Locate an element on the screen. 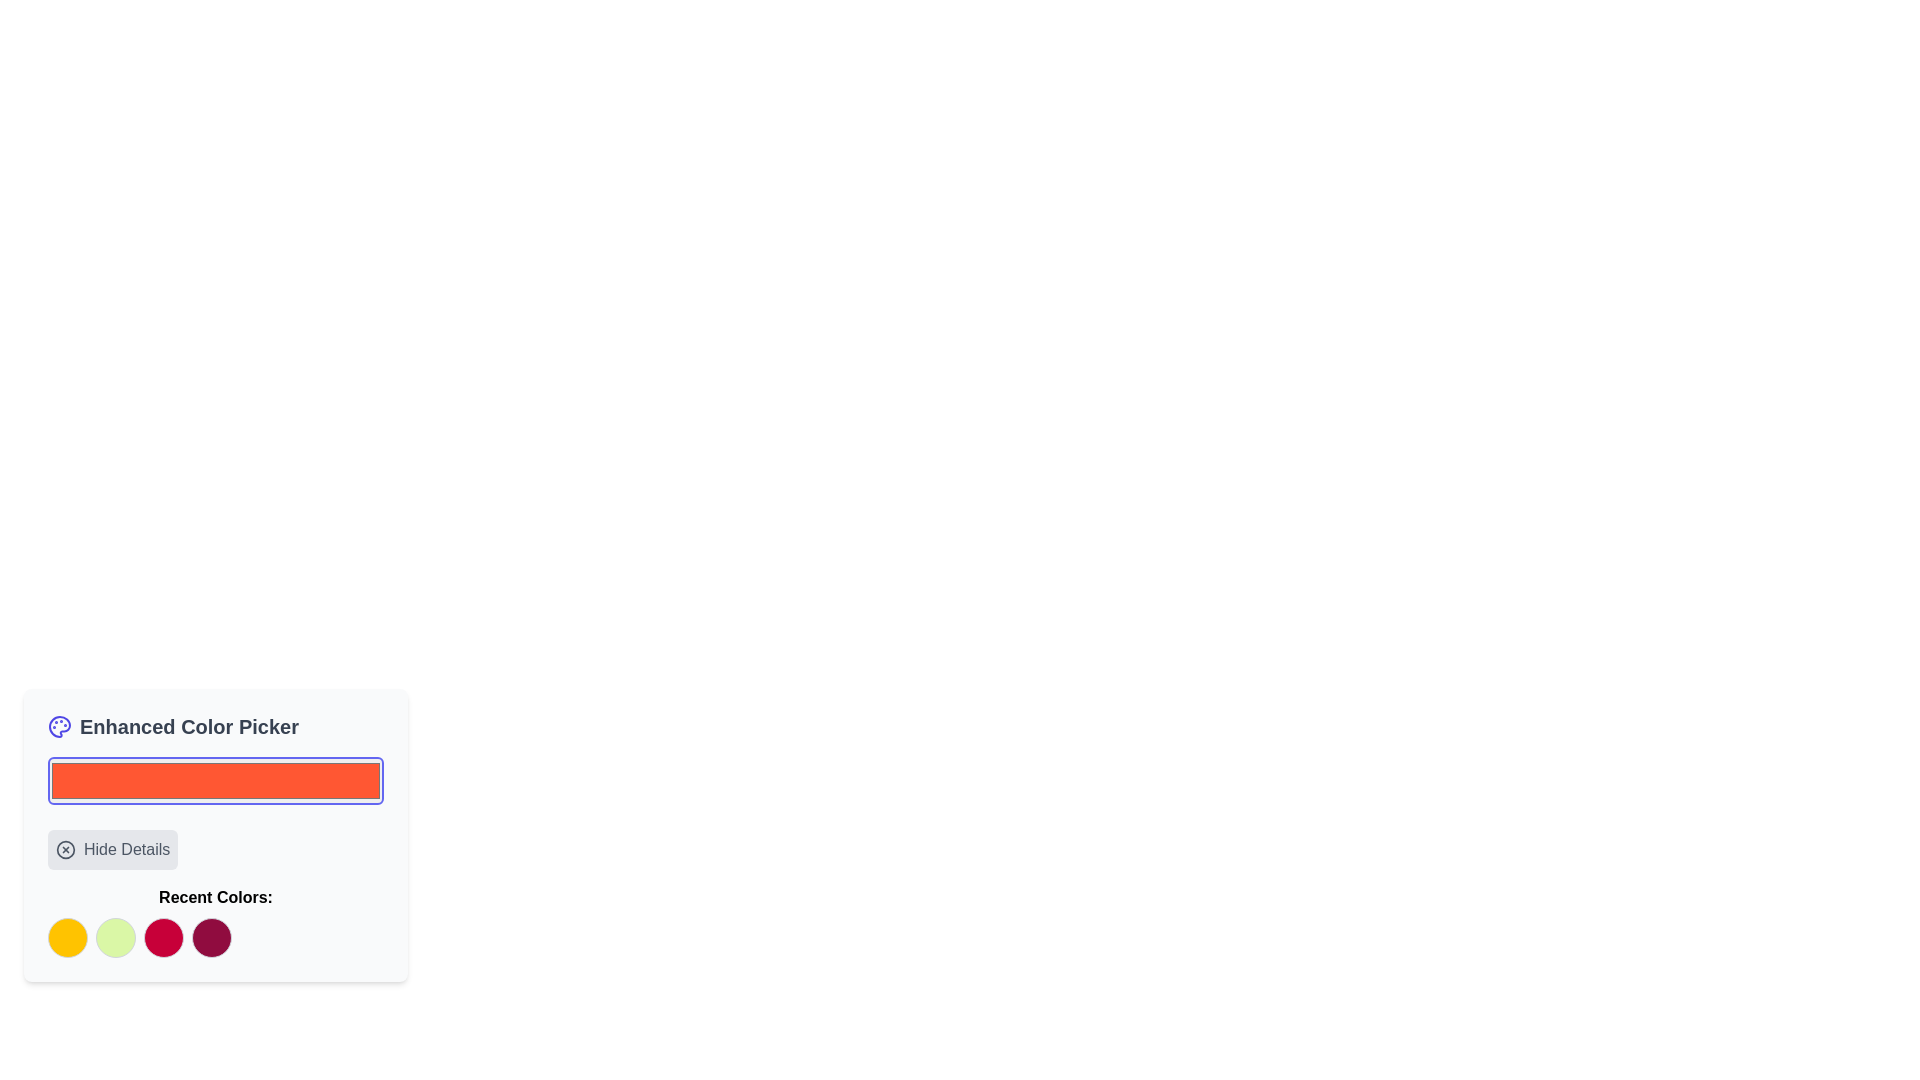 The height and width of the screenshot is (1080, 1920). displayed title of the header element located at the top of a section with a light background, positioned above a bordered color field input is located at coordinates (216, 726).